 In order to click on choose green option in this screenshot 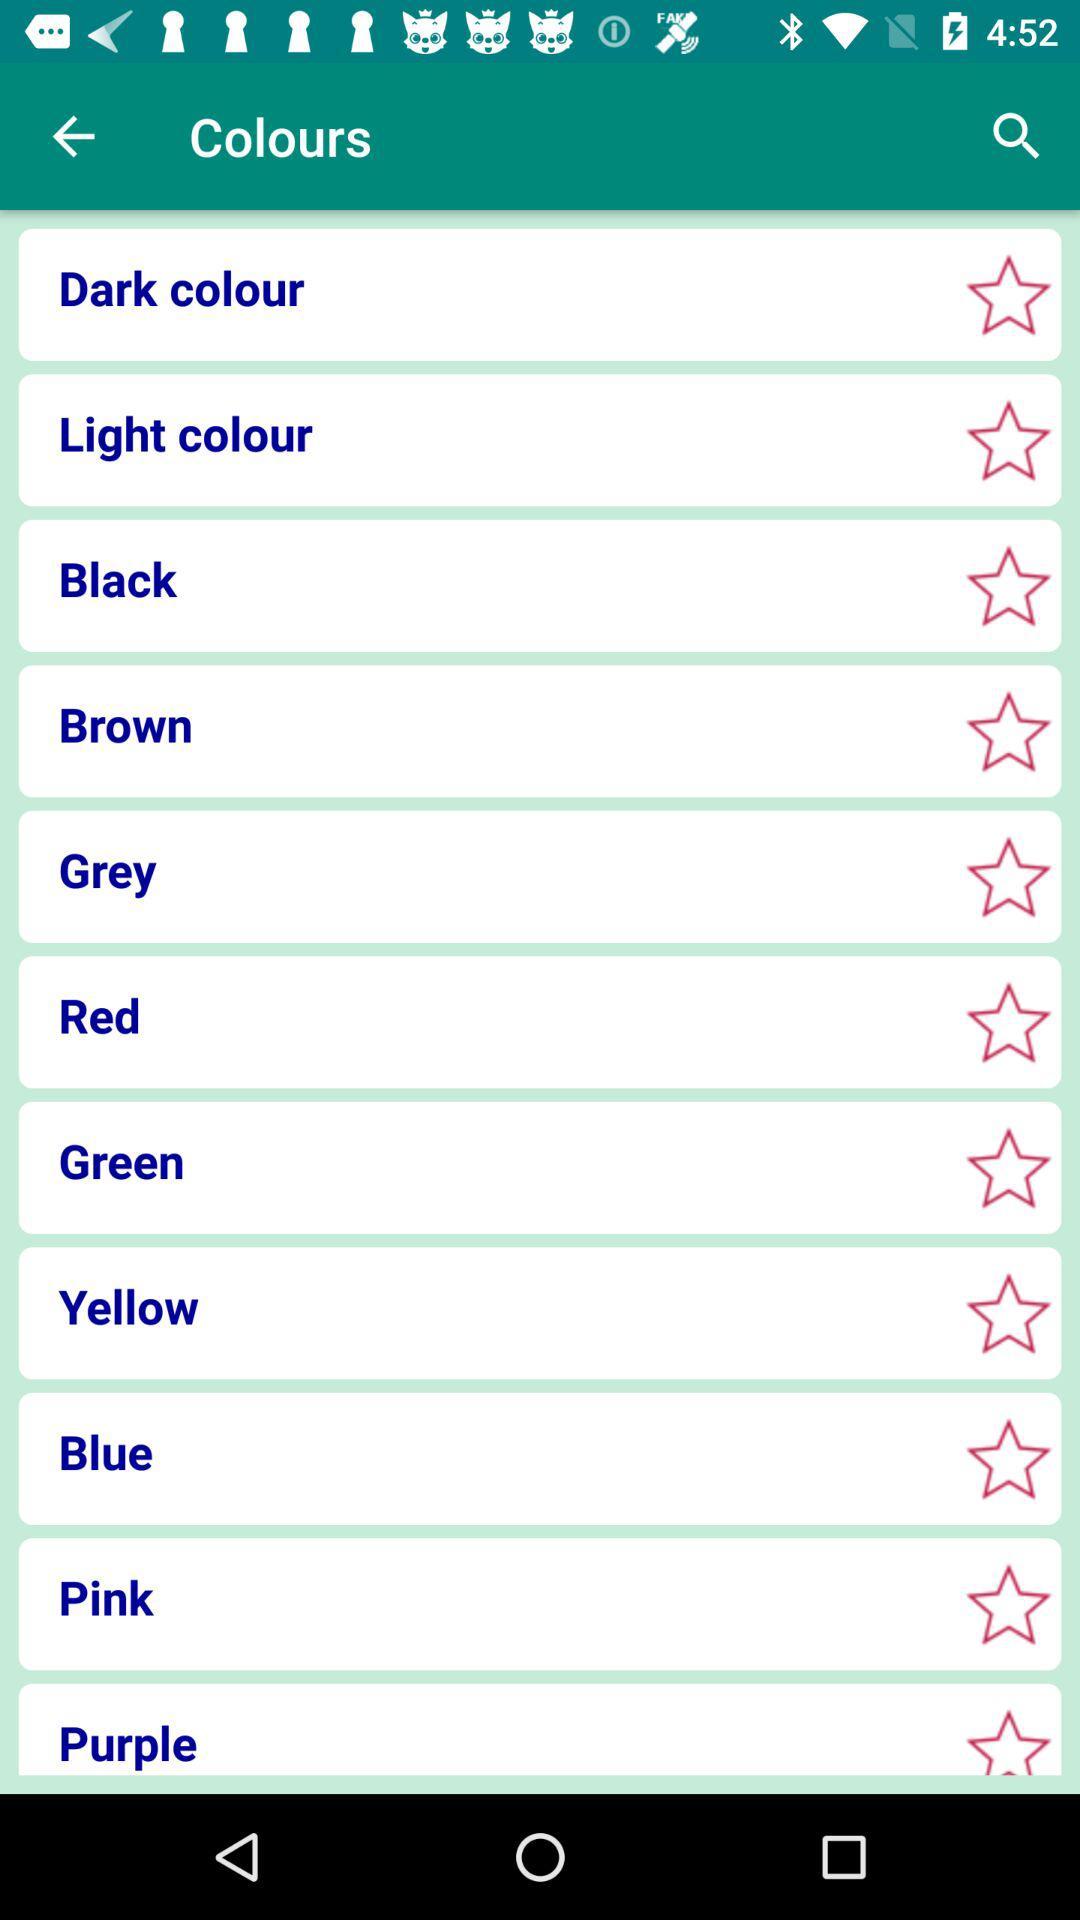, I will do `click(1008, 1167)`.